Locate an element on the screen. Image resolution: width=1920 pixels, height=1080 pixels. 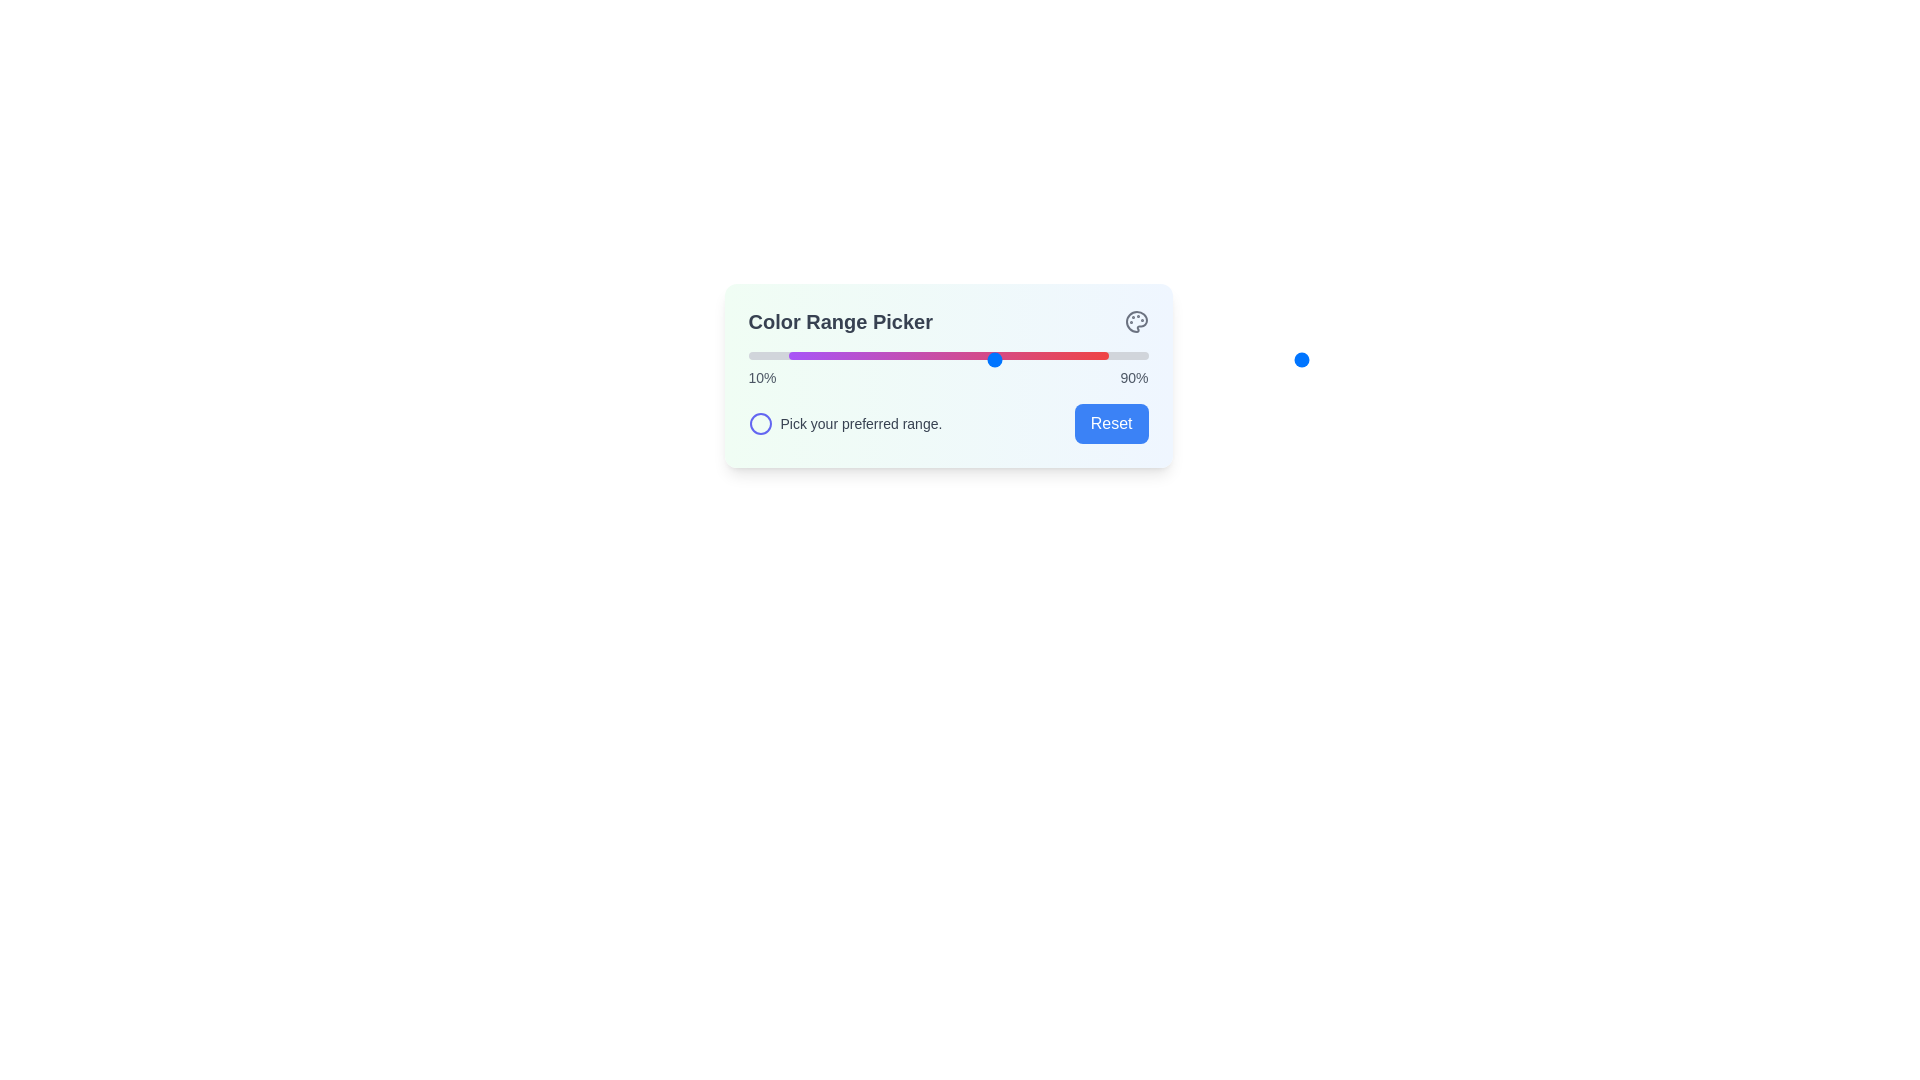
the text label with an associated decorative icon located in the middle-lower left section of the popup interface is located at coordinates (845, 423).